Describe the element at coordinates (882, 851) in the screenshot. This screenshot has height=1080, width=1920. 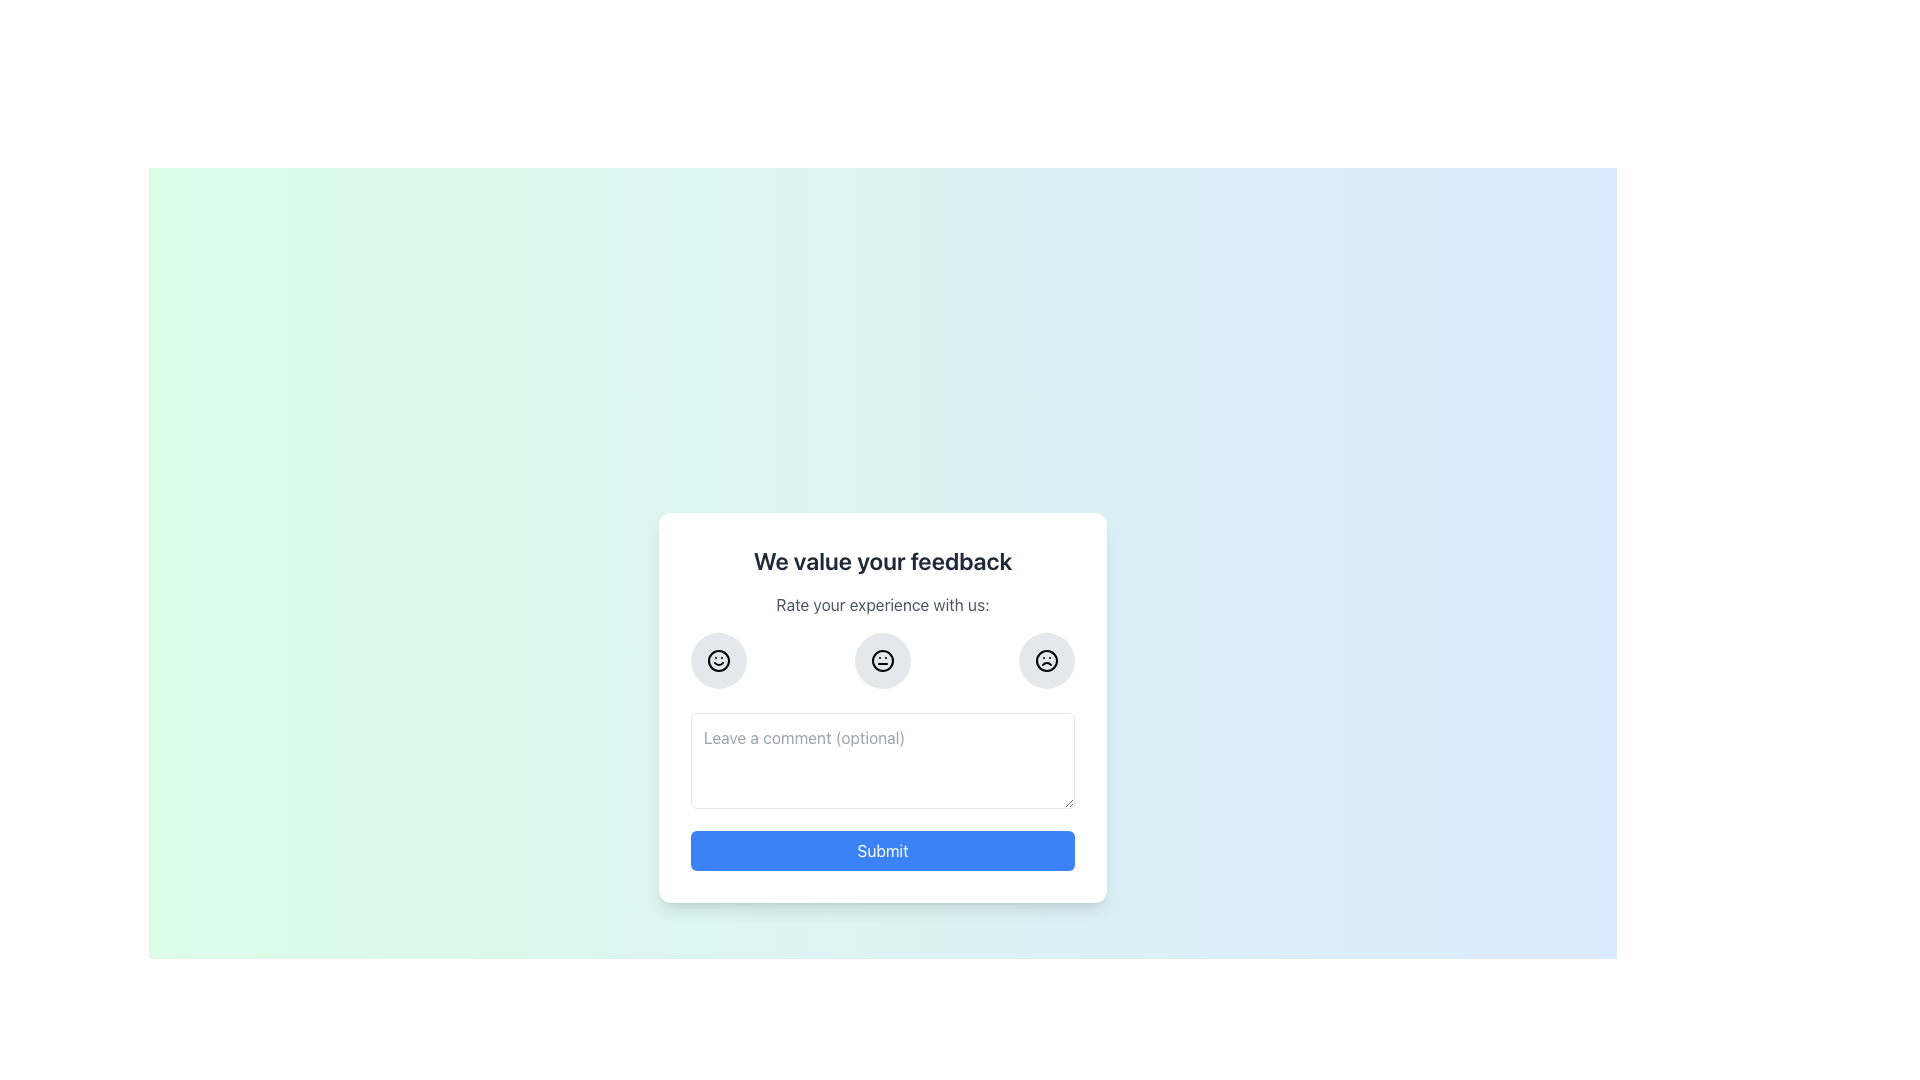
I see `the submission button for the feedback form located at the bottom of the panel` at that location.